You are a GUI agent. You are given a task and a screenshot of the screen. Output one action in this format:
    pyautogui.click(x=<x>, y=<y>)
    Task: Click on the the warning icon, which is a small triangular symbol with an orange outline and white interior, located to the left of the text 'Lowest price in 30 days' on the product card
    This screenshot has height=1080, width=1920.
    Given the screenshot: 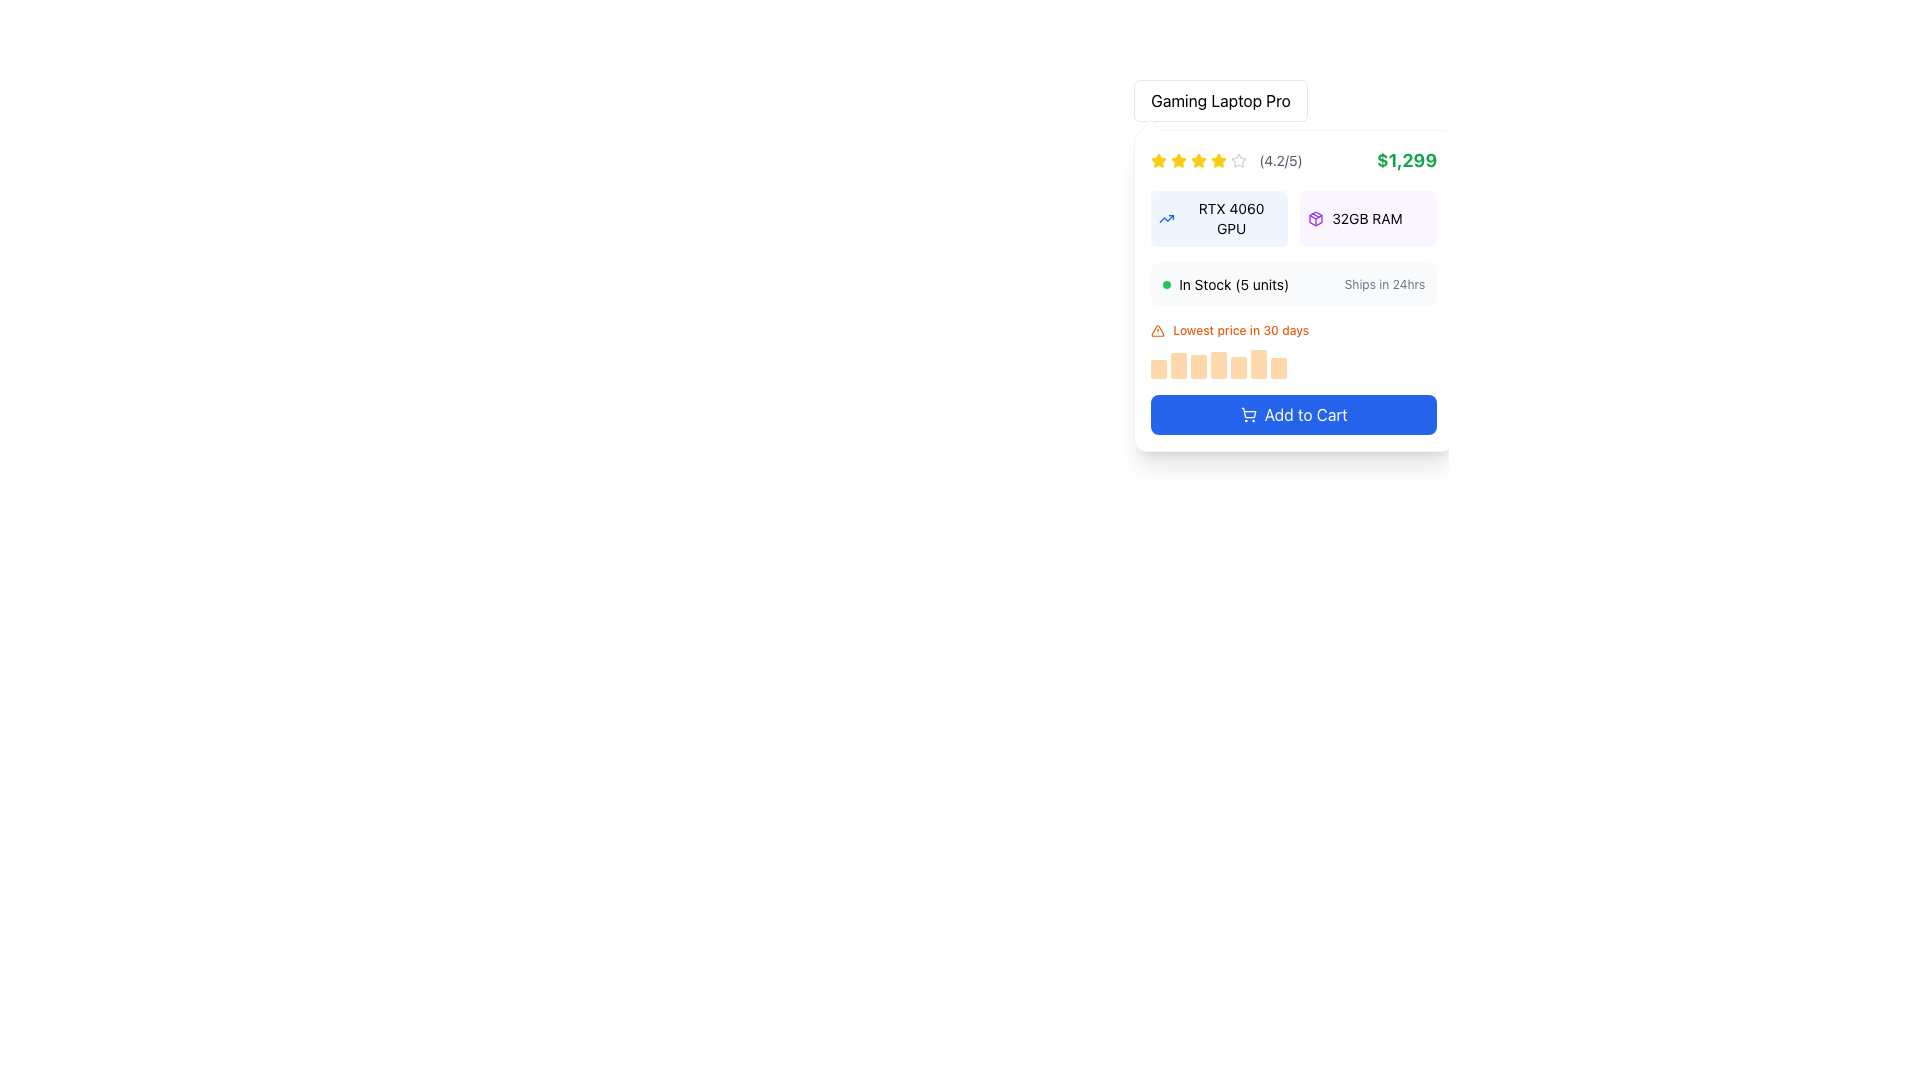 What is the action you would take?
    pyautogui.click(x=1158, y=330)
    